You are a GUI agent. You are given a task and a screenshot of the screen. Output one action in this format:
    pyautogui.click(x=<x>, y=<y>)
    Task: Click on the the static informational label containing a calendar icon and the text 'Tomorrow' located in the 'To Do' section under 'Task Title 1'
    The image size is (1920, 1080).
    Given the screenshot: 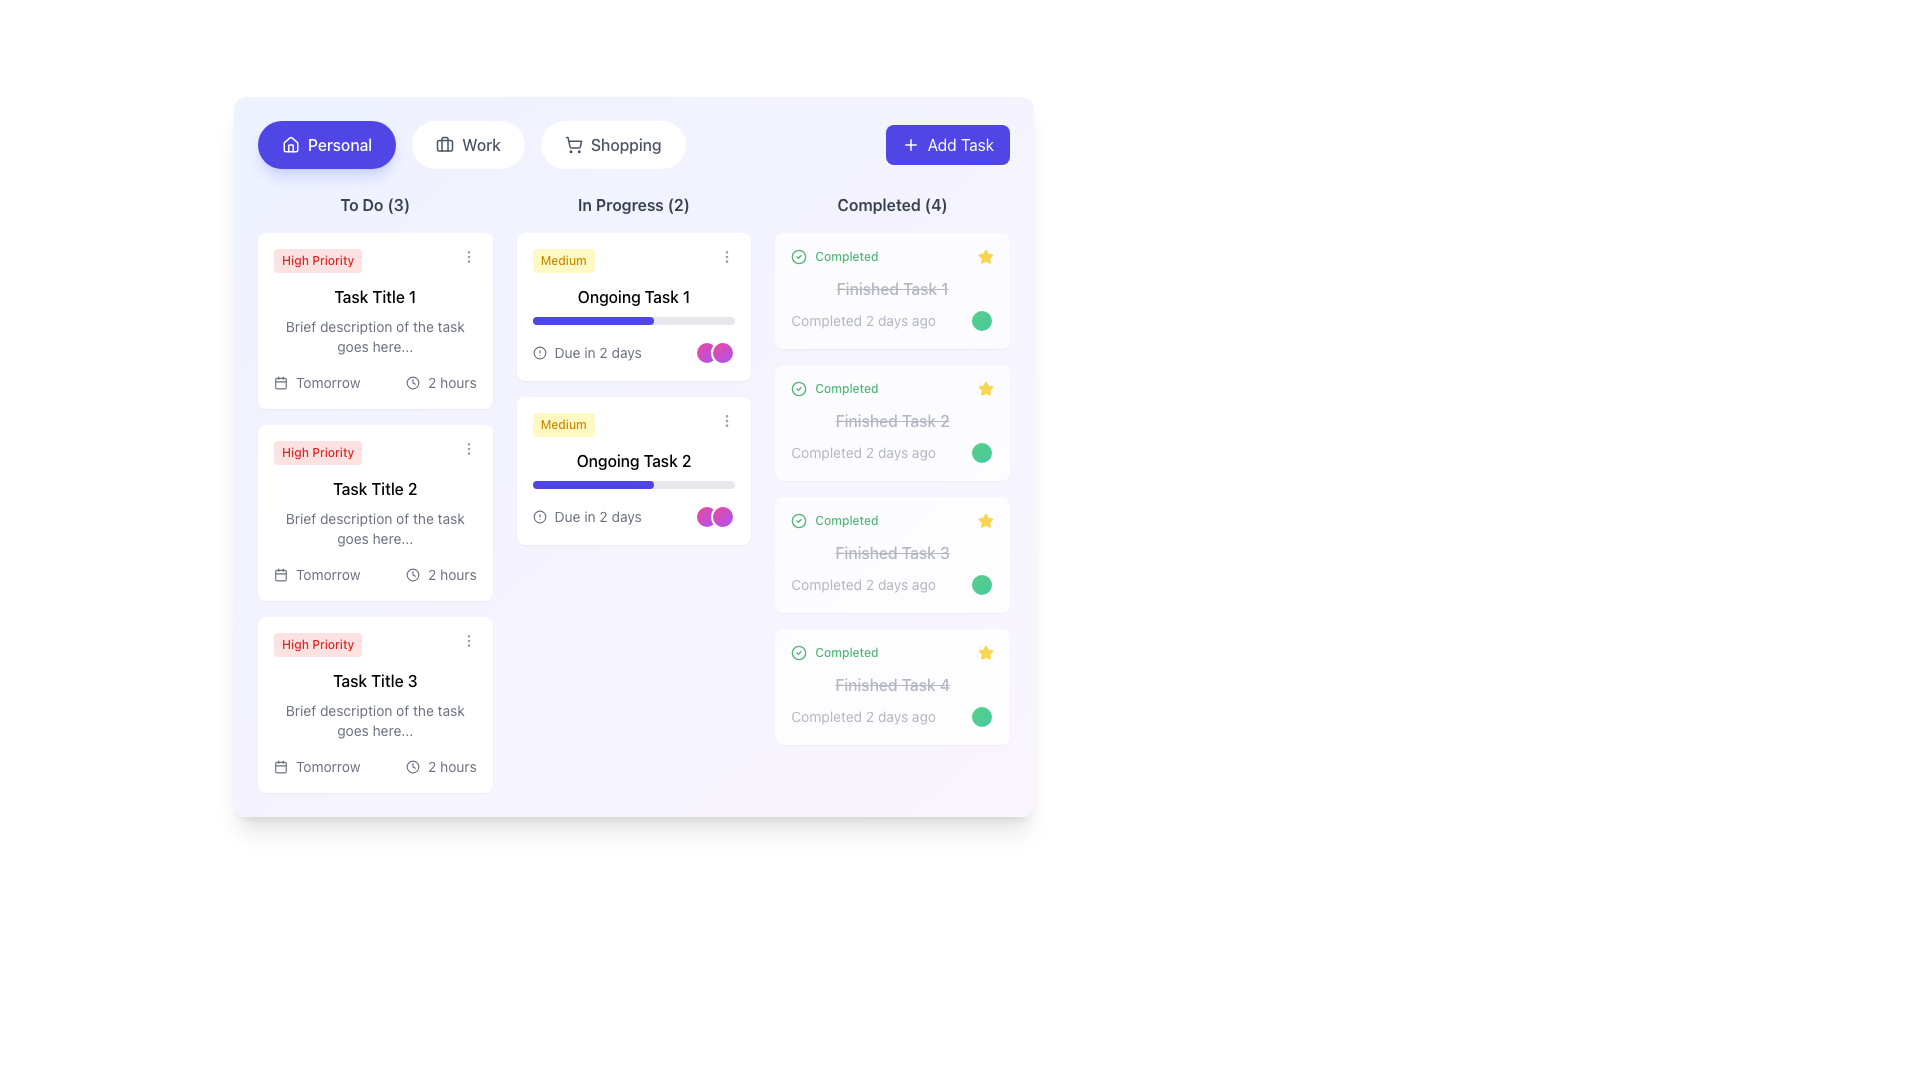 What is the action you would take?
    pyautogui.click(x=316, y=382)
    